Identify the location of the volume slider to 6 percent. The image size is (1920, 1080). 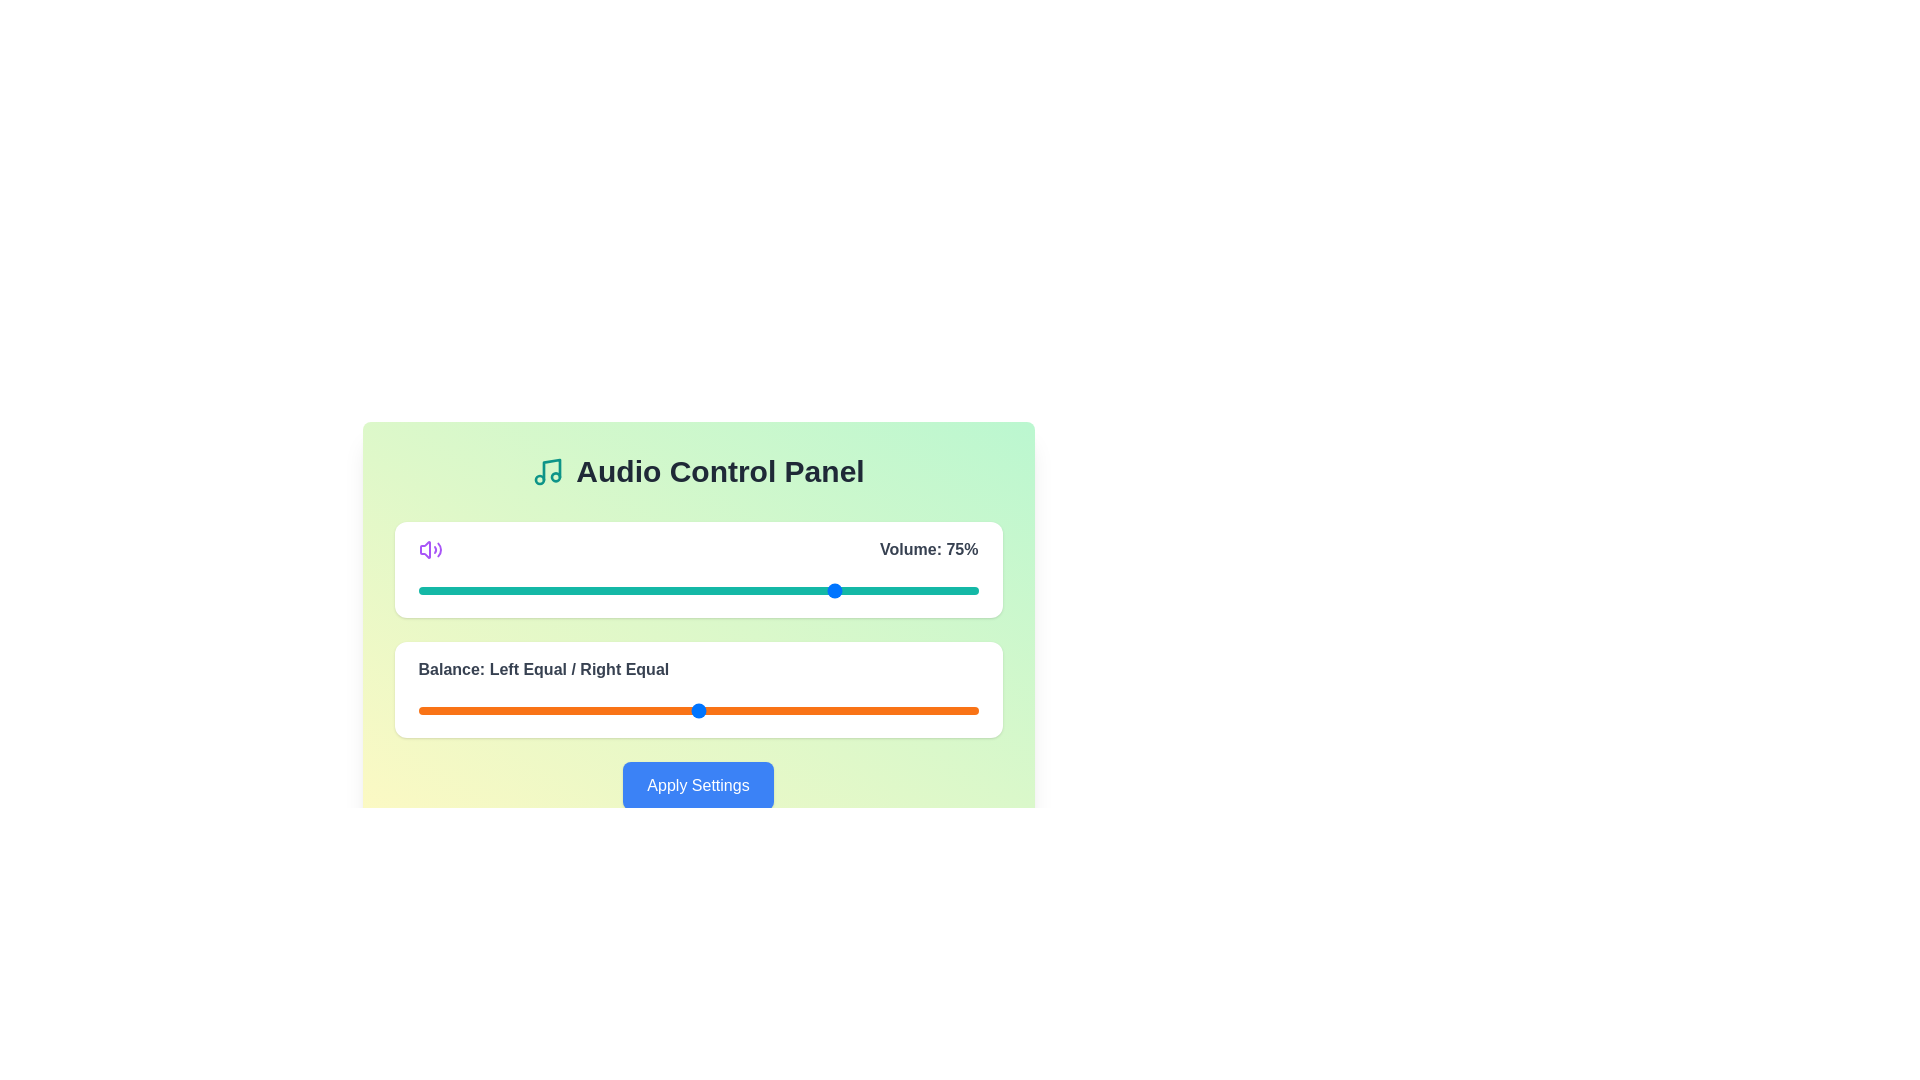
(451, 589).